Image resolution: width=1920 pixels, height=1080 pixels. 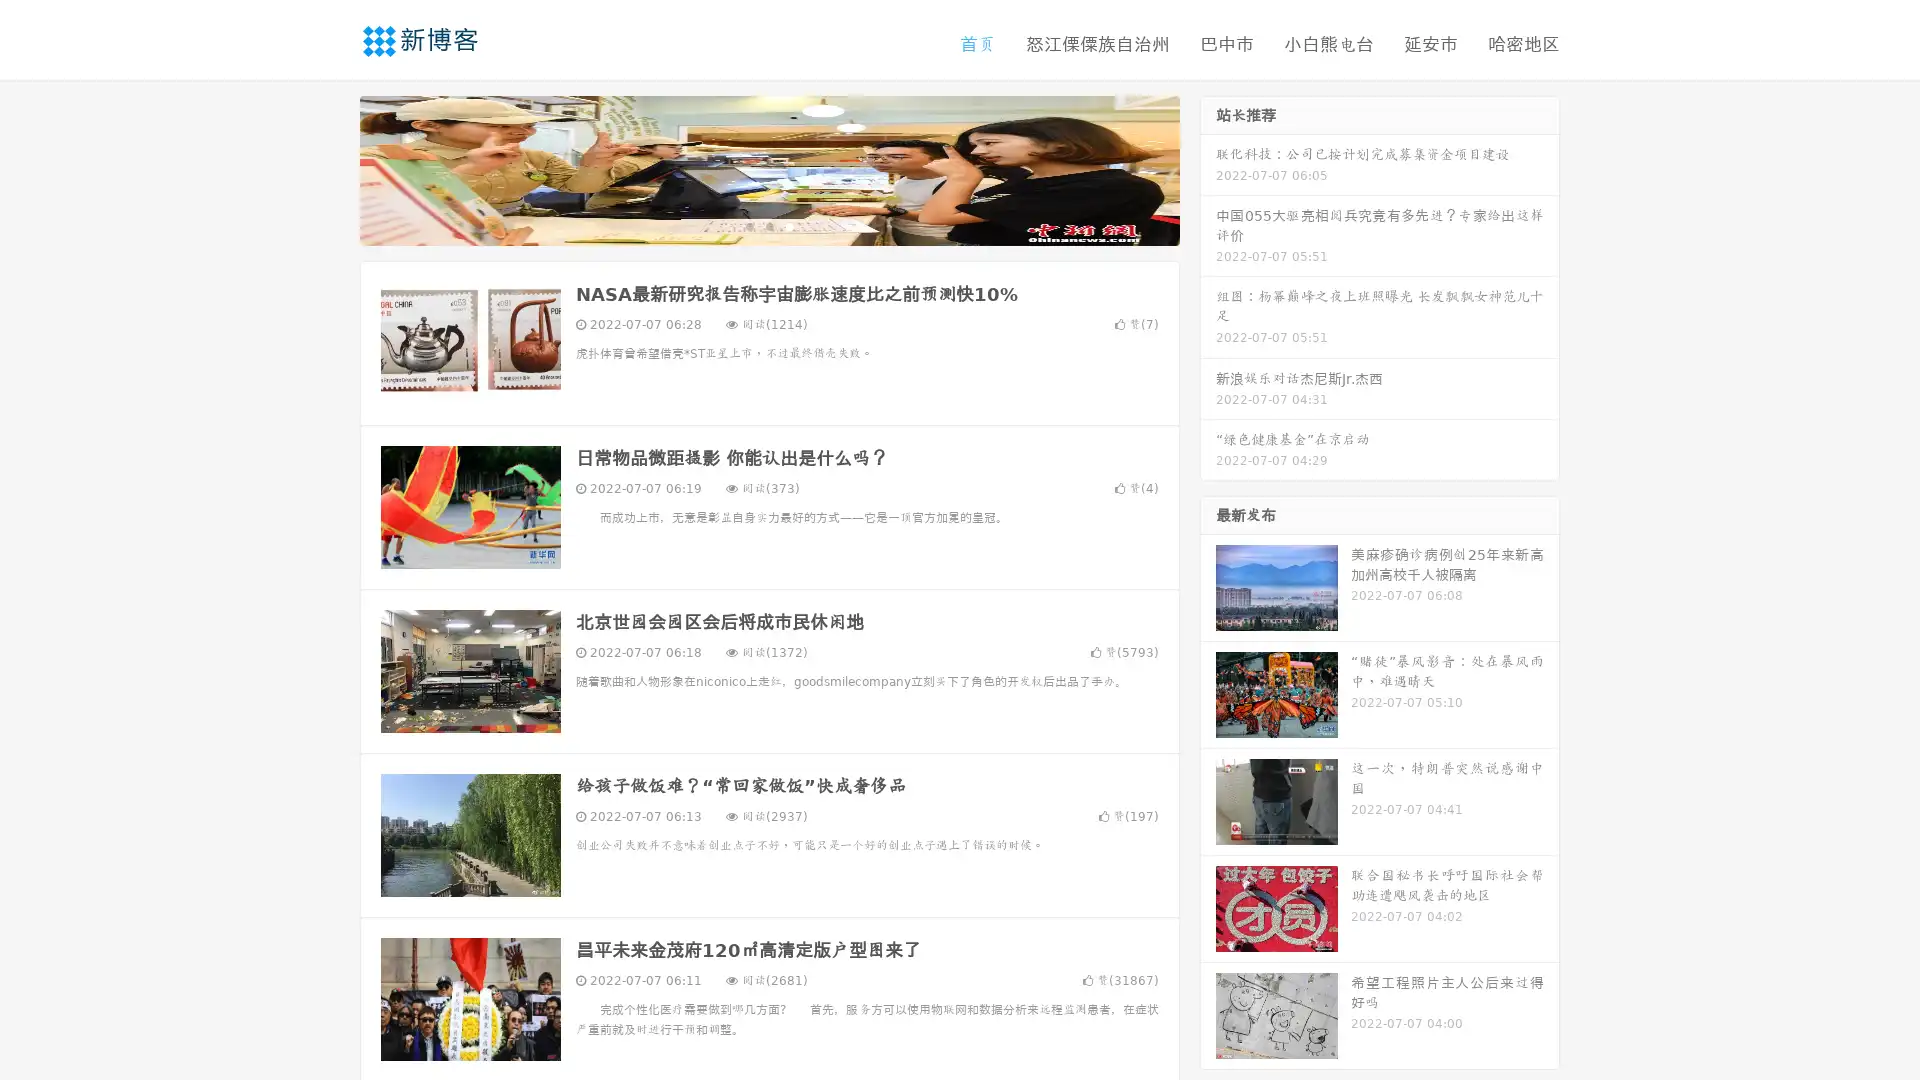 I want to click on Previous slide, so click(x=330, y=168).